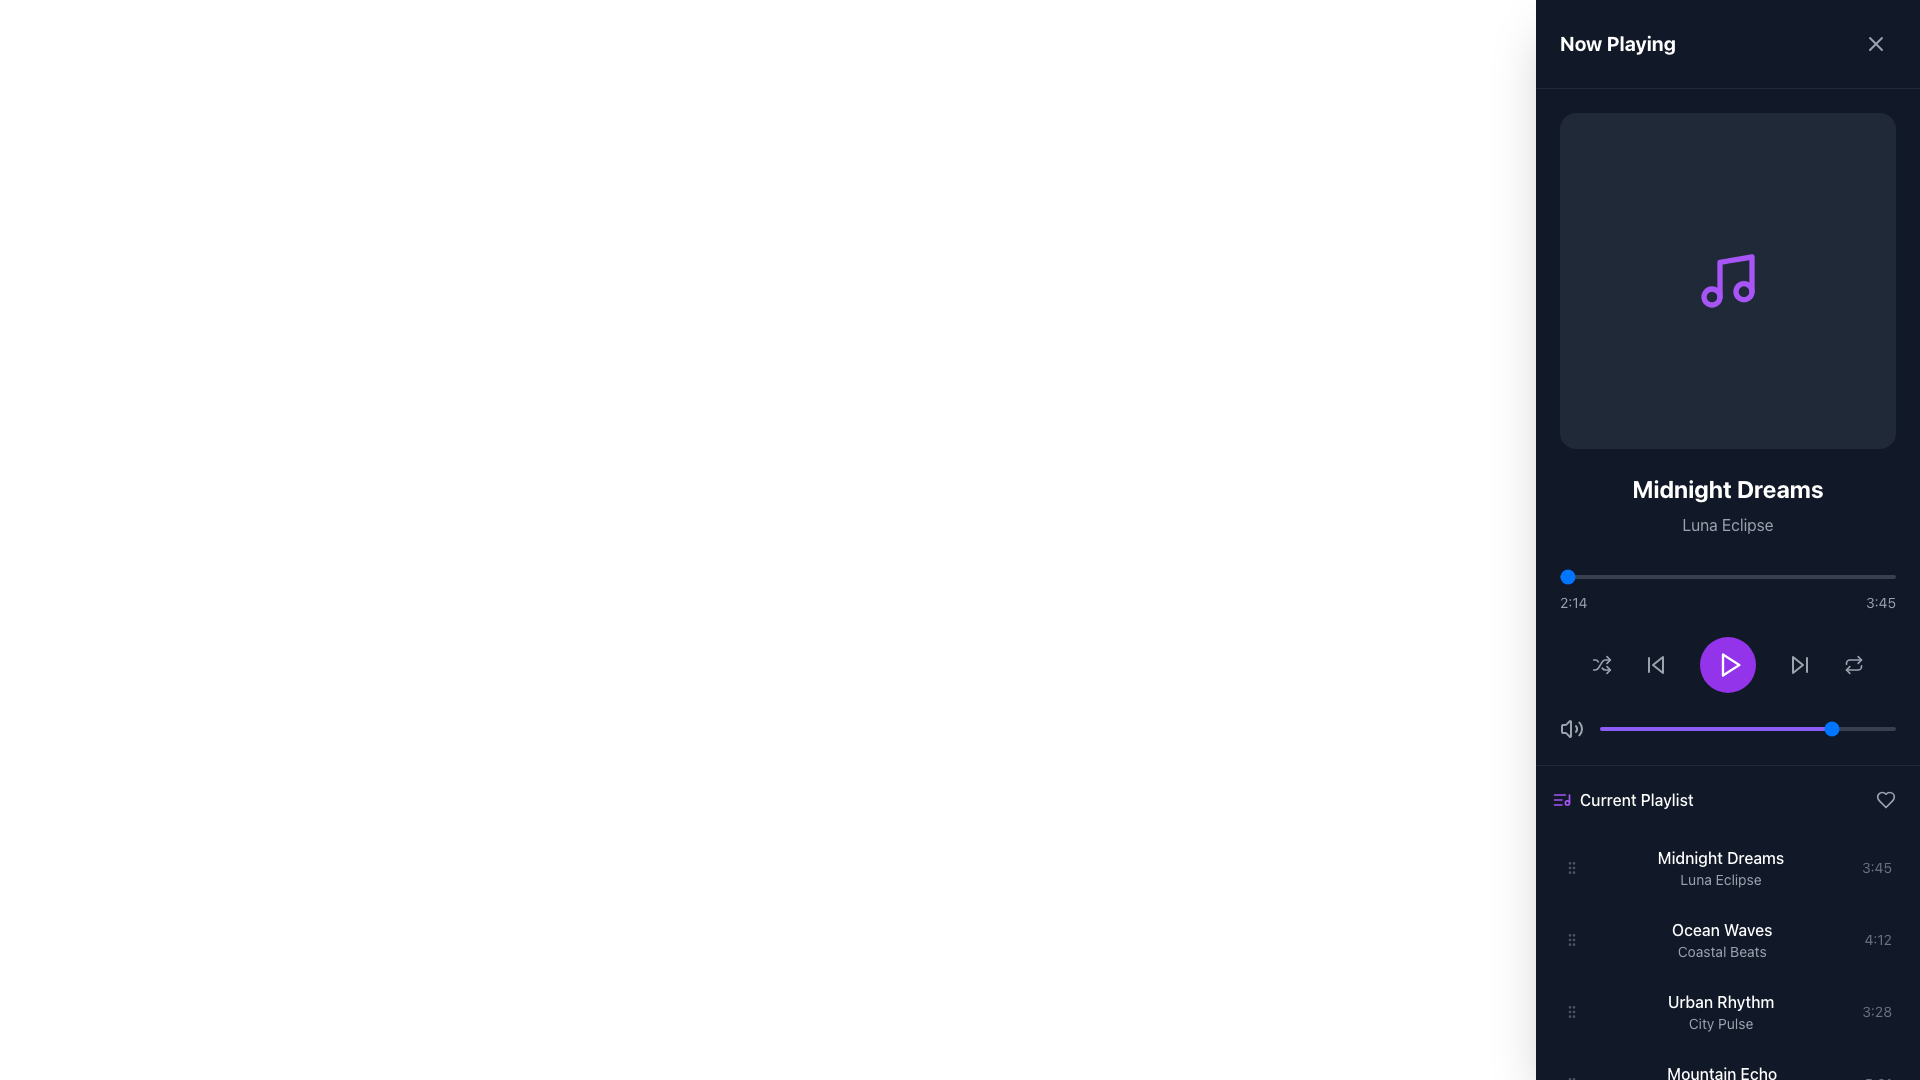 This screenshot has width=1920, height=1080. I want to click on the slider value, so click(1807, 729).